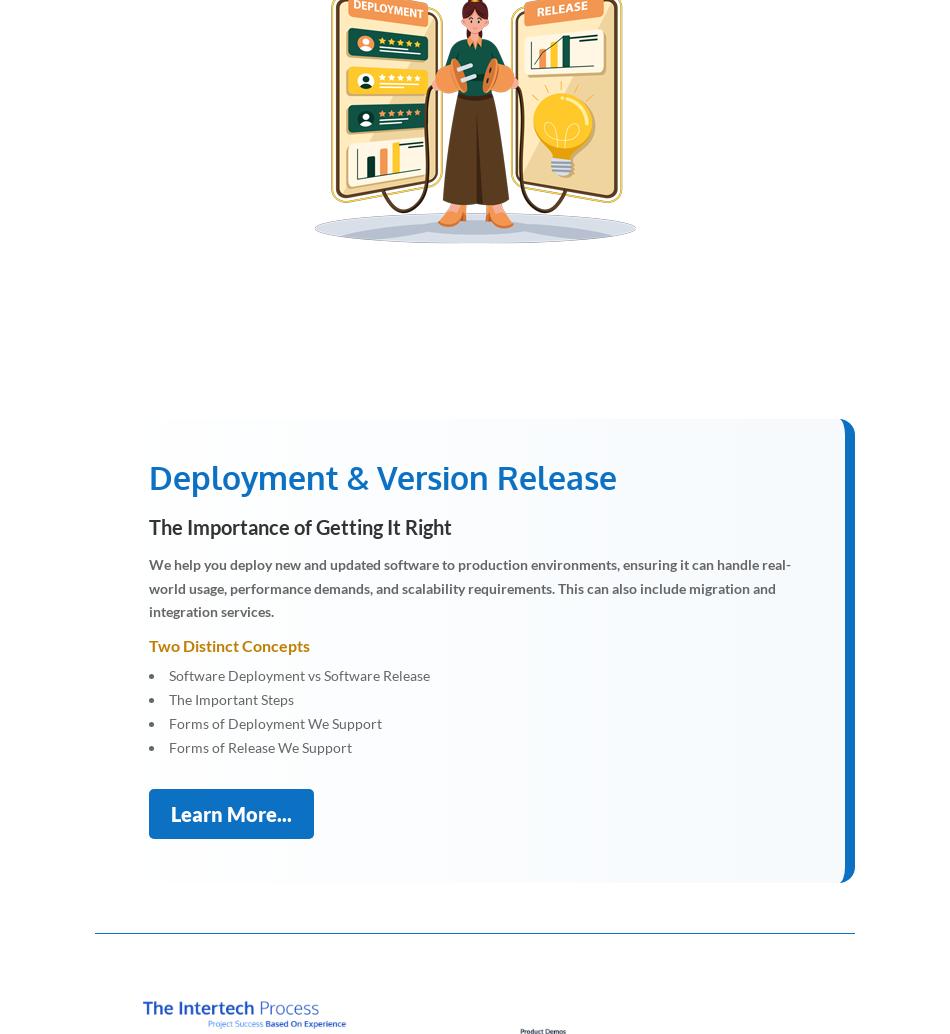  Describe the element at coordinates (401, 117) in the screenshot. I see `'O'` at that location.